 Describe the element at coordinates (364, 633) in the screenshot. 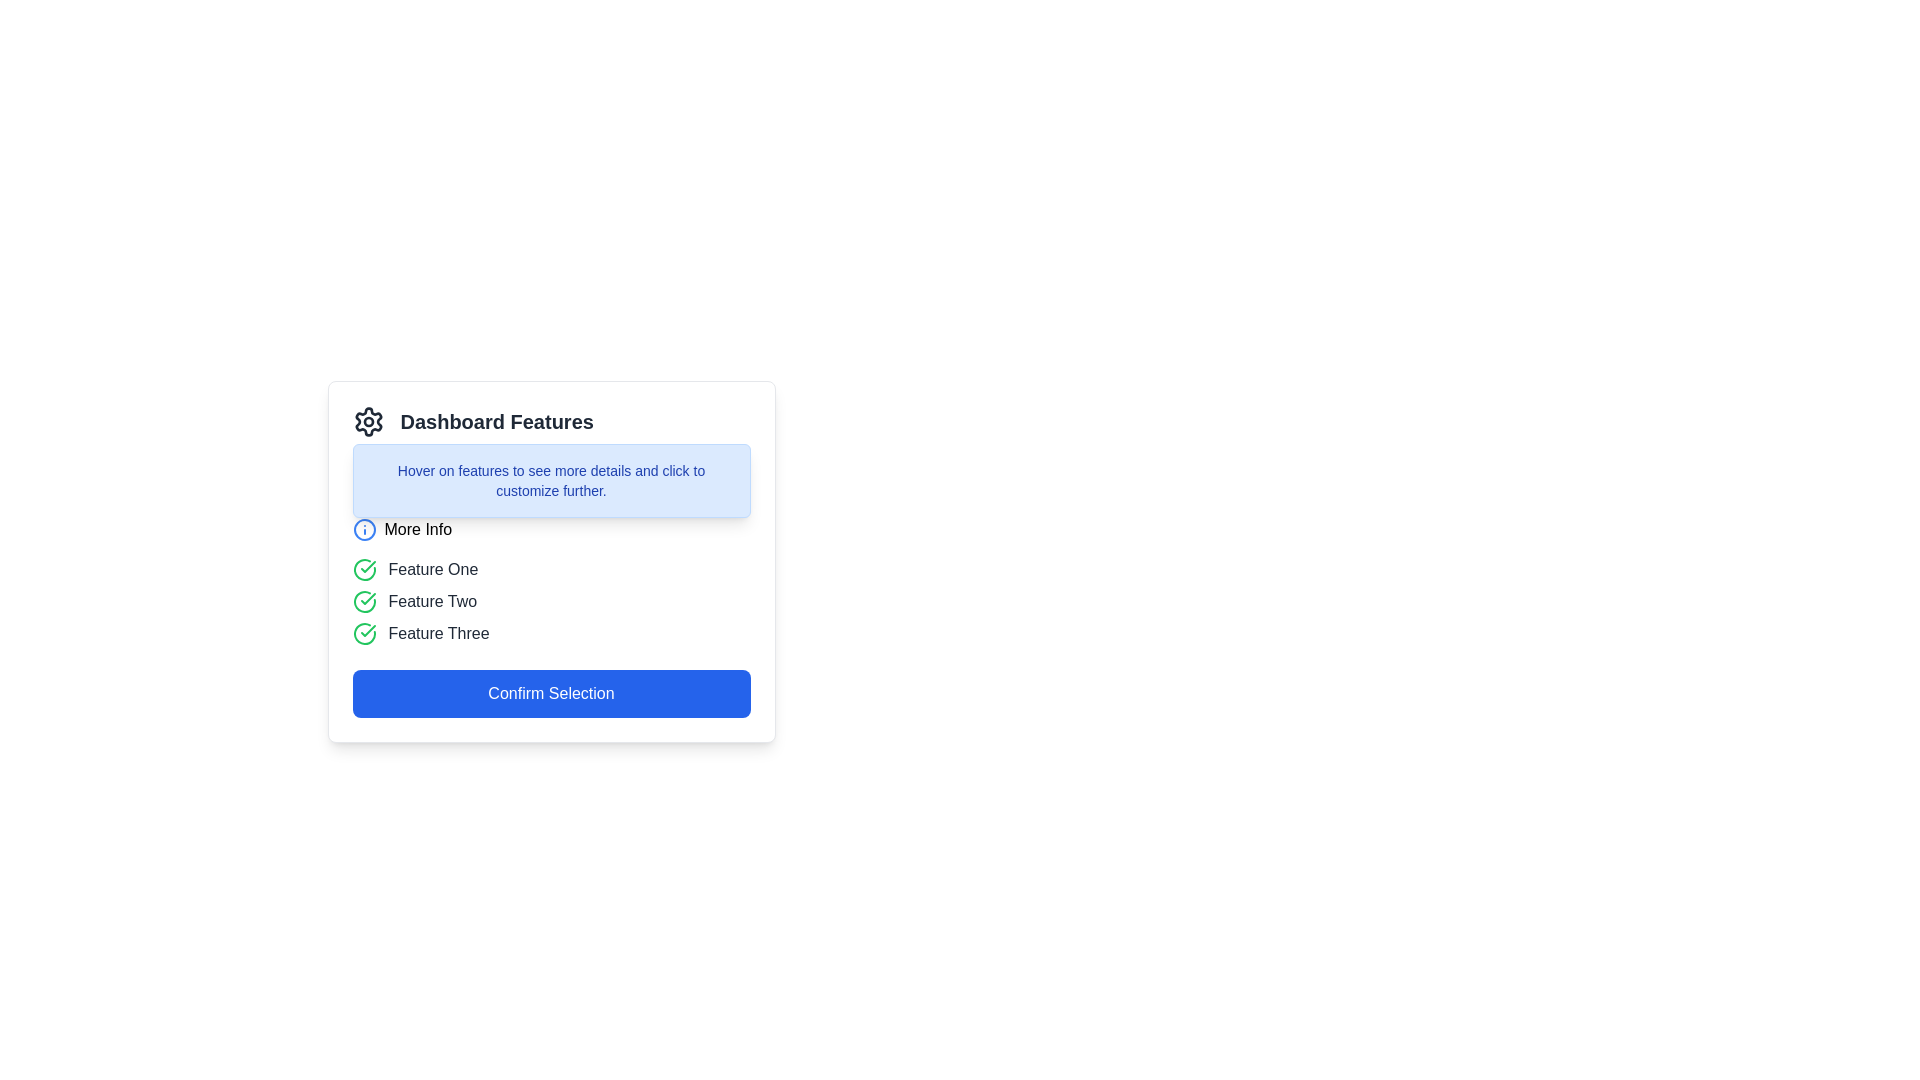

I see `the green circular icon with a checkmark inside, located to the left of the 'Feature Three' label in the 'Dashboard Features' section` at that location.